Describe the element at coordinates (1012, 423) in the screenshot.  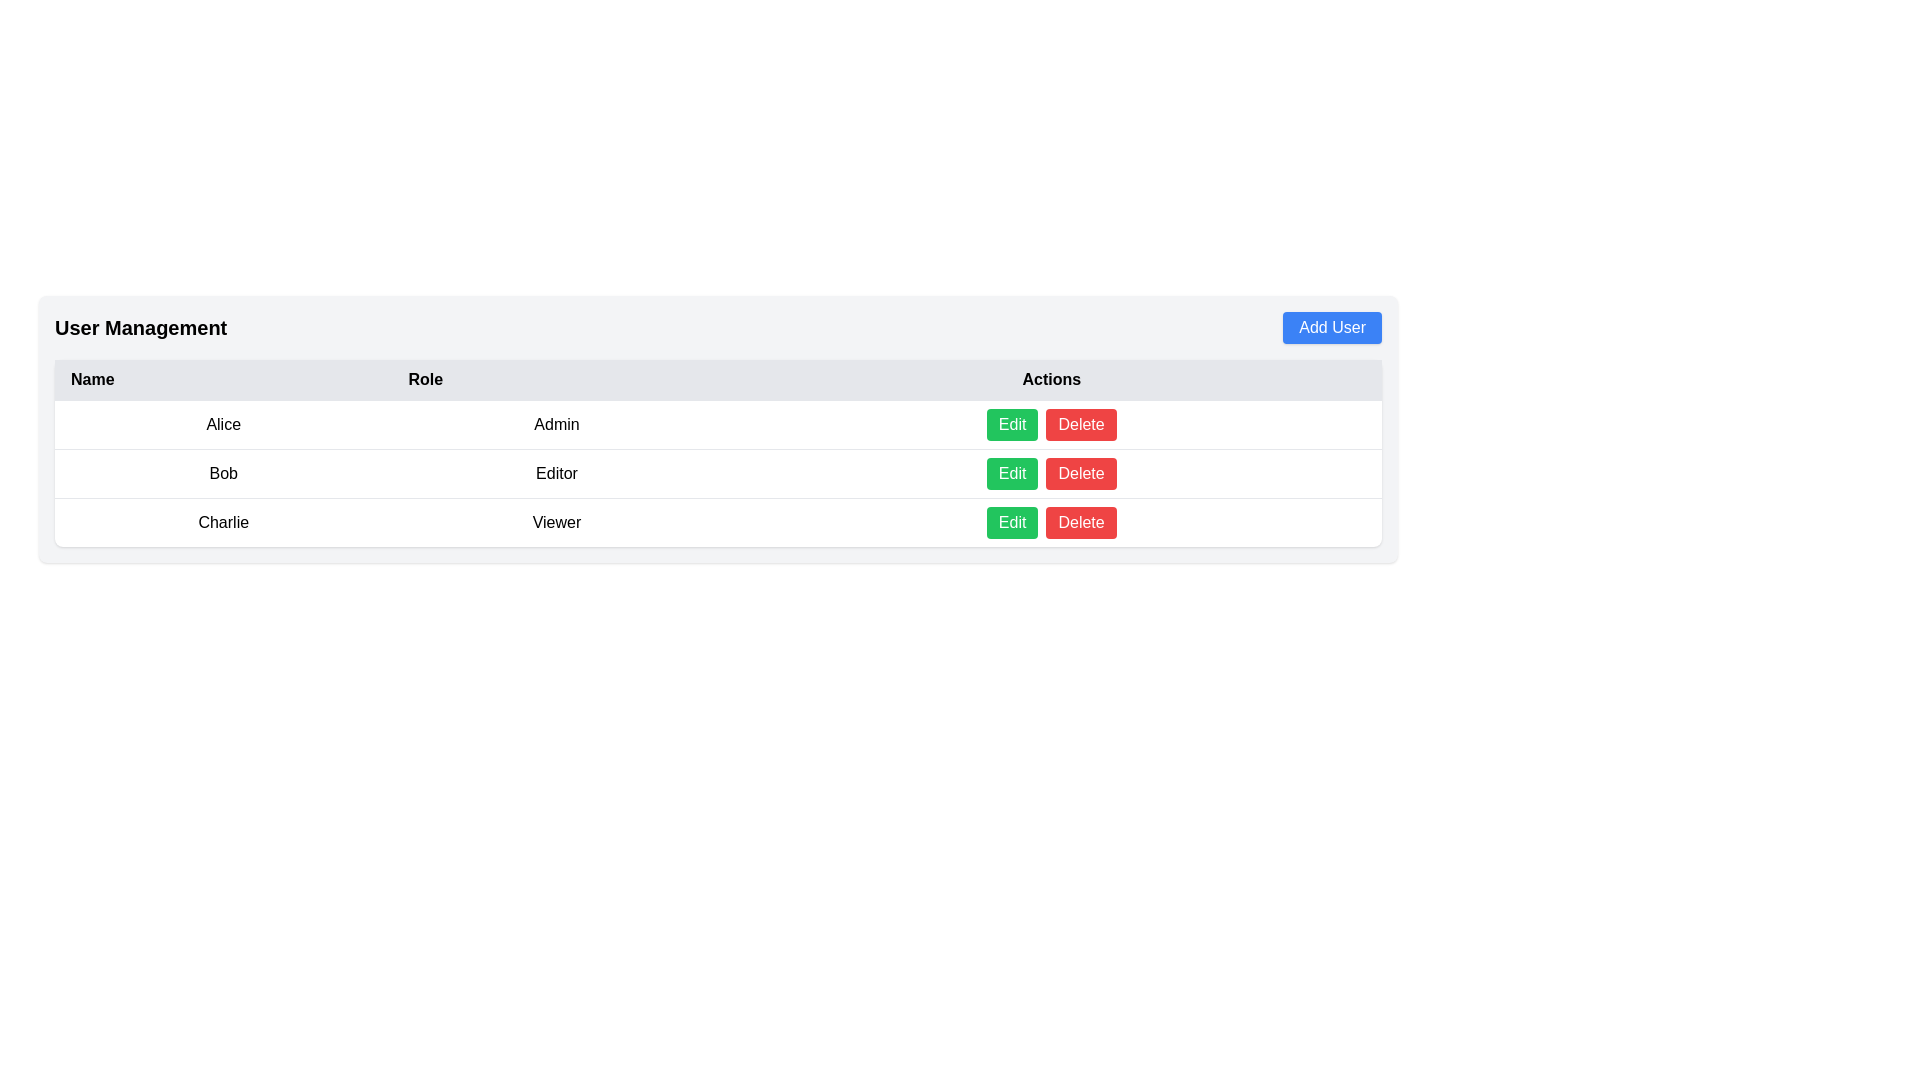
I see `the edit button located in the first column of the last row of the table, positioned directly to the left of the red 'Delete' button` at that location.